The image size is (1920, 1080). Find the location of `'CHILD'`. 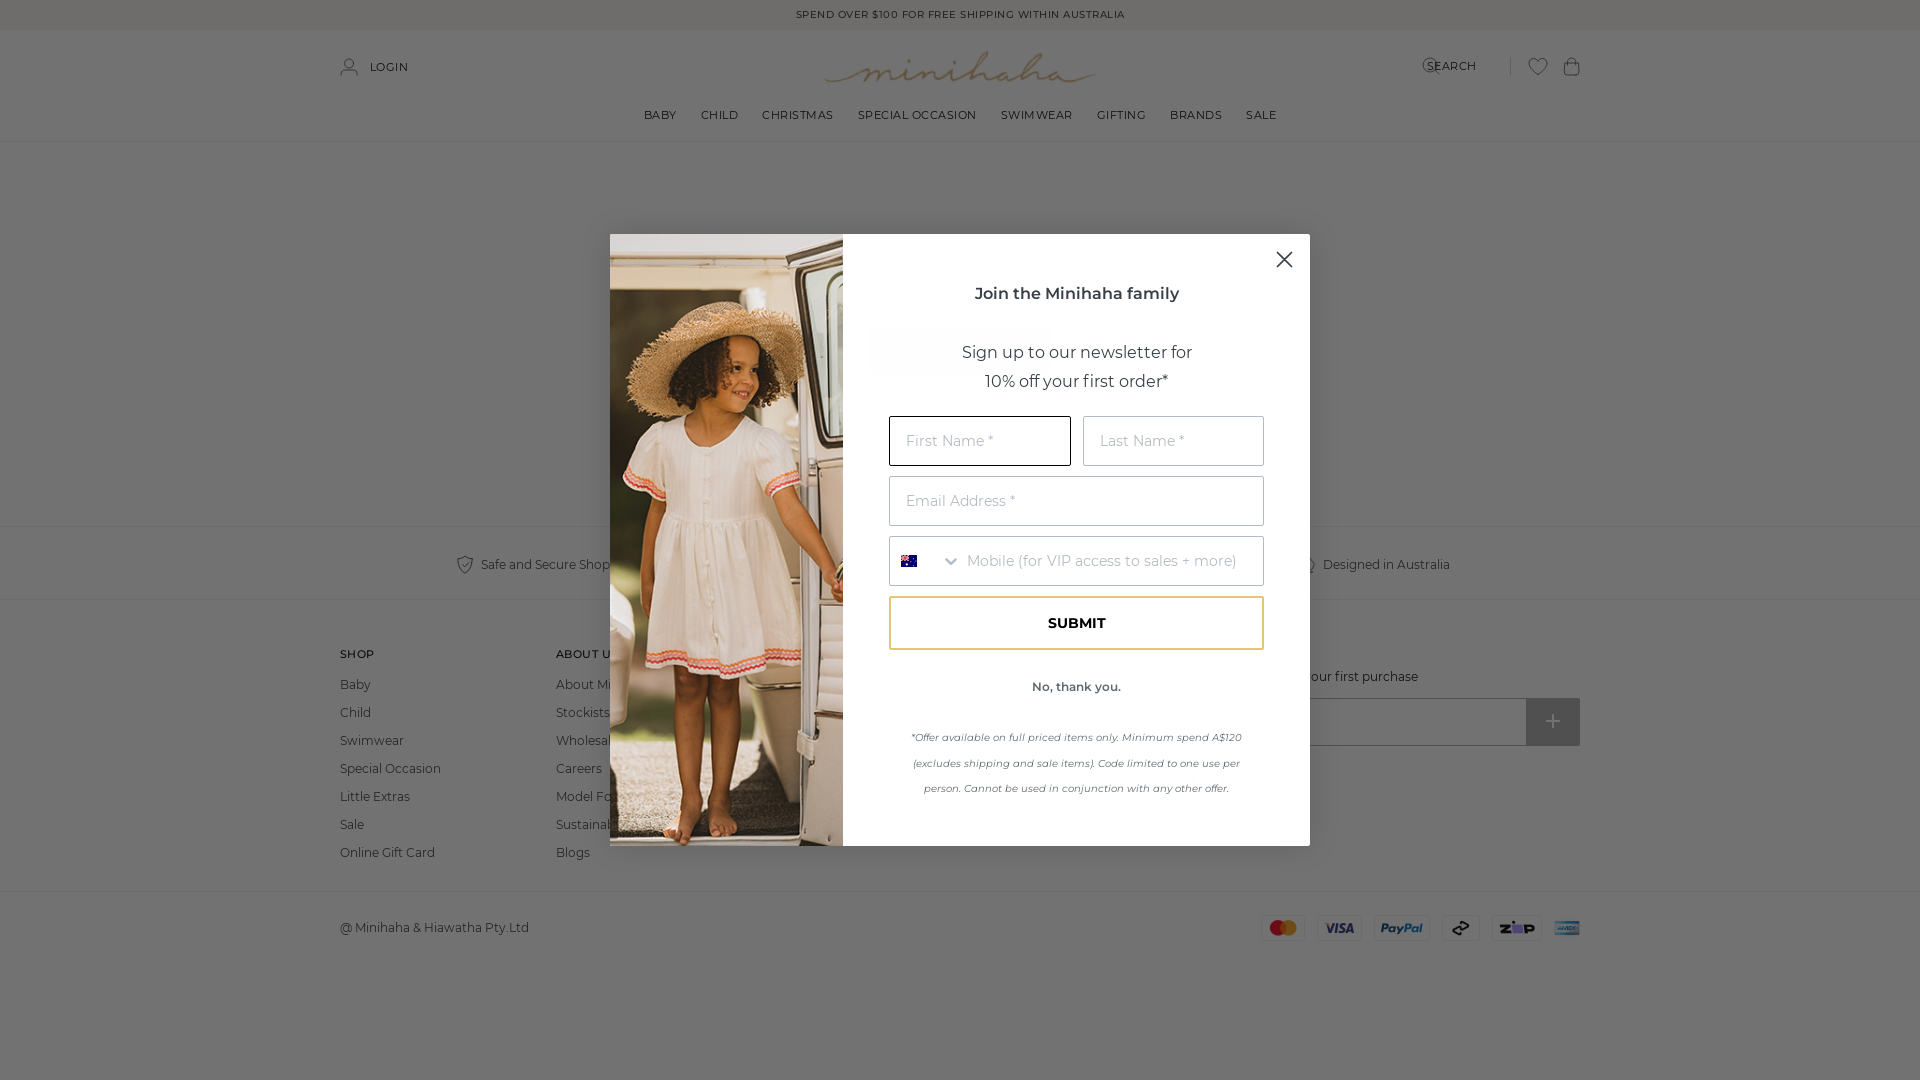

'CHILD' is located at coordinates (720, 115).